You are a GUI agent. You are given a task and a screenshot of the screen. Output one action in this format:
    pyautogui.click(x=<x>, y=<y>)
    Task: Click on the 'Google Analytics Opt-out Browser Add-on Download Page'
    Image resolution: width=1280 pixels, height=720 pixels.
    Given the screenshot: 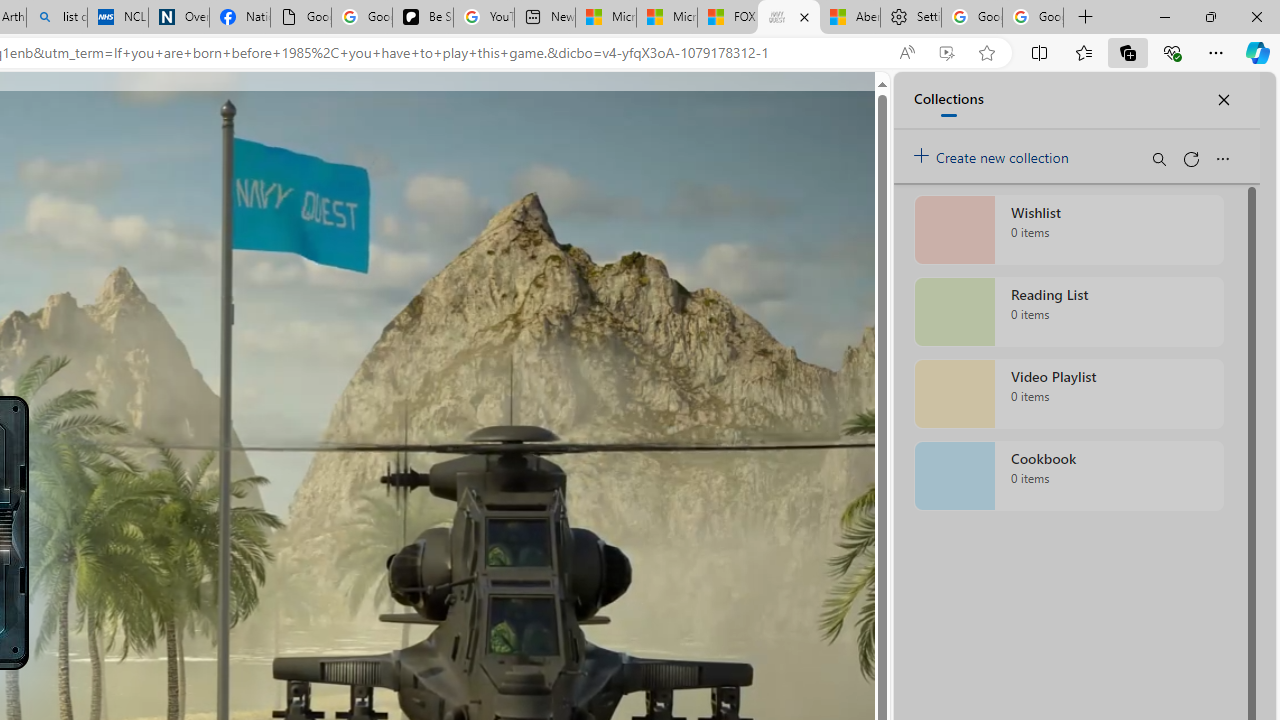 What is the action you would take?
    pyautogui.click(x=300, y=17)
    